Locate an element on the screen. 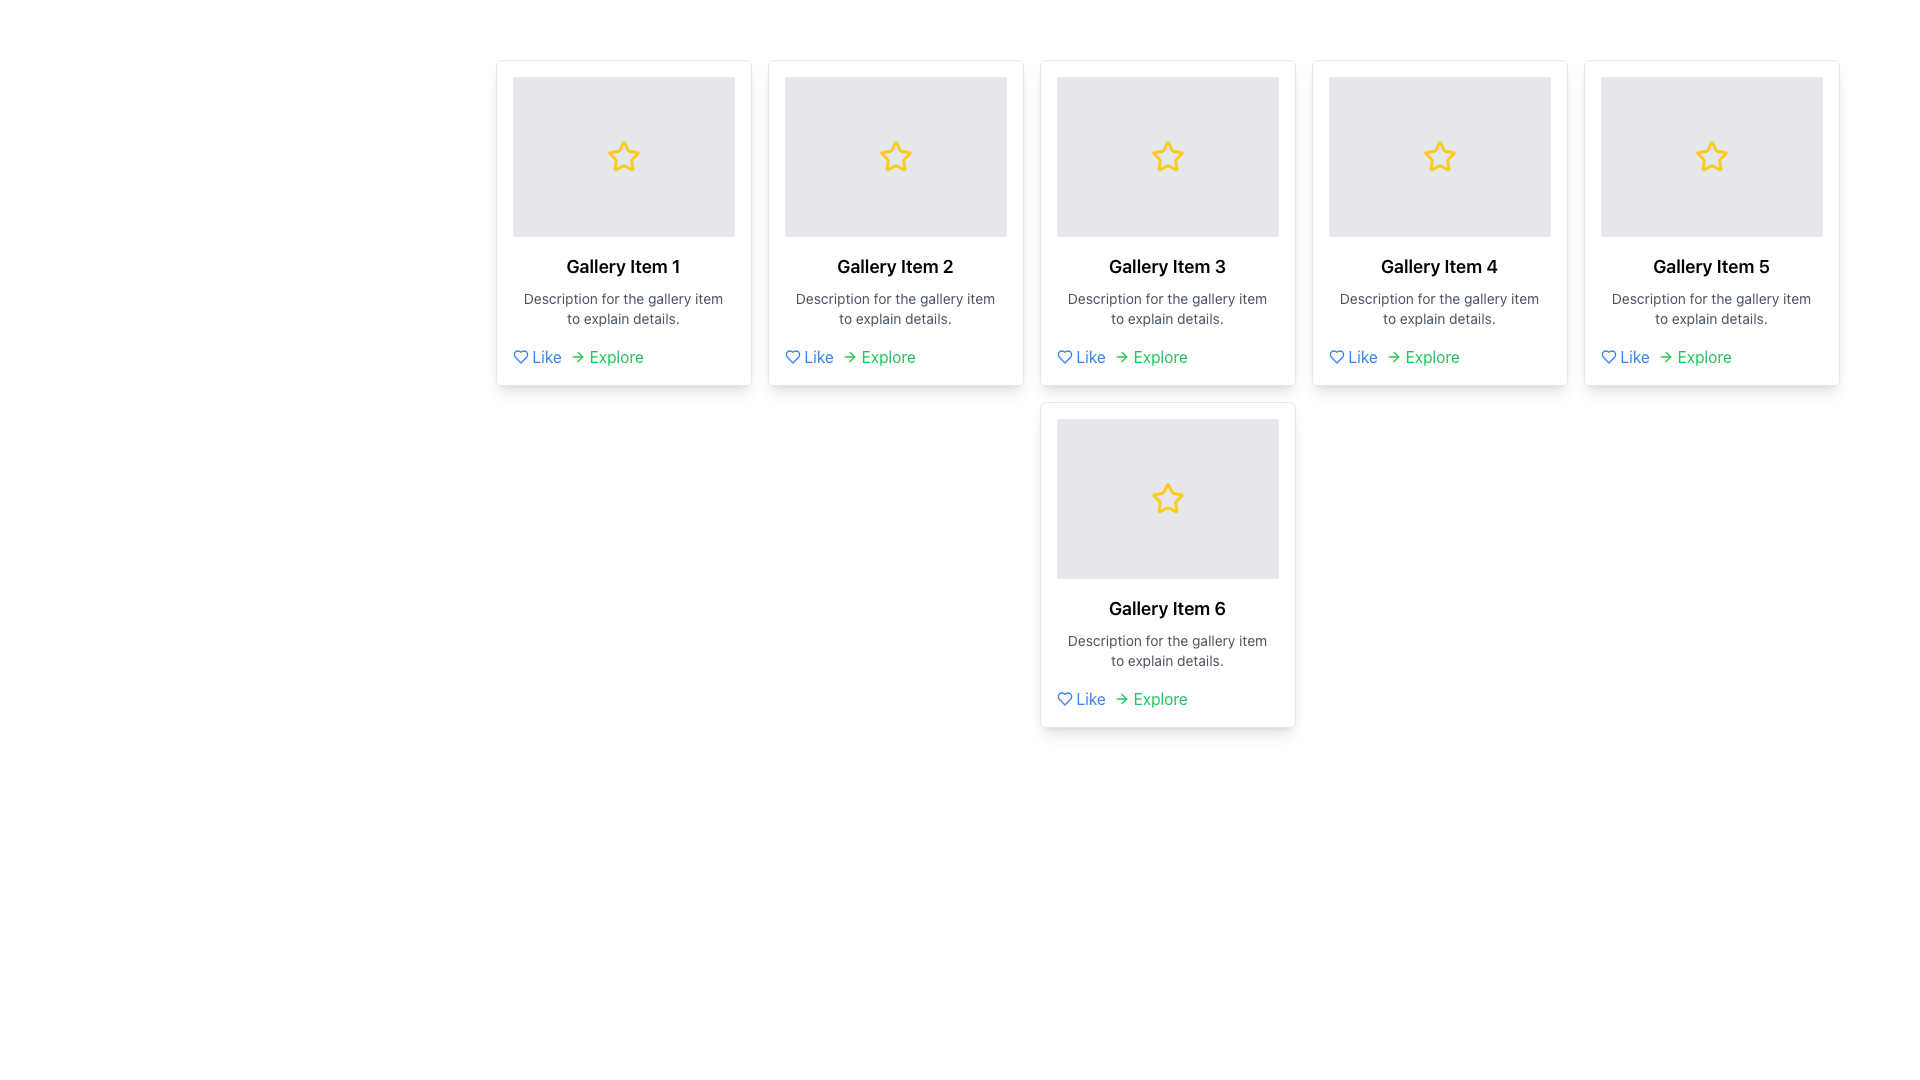 The width and height of the screenshot is (1920, 1080). the heart icon located directly beneath the text 'Gallery Item 2' to like or unlike the item is located at coordinates (791, 356).